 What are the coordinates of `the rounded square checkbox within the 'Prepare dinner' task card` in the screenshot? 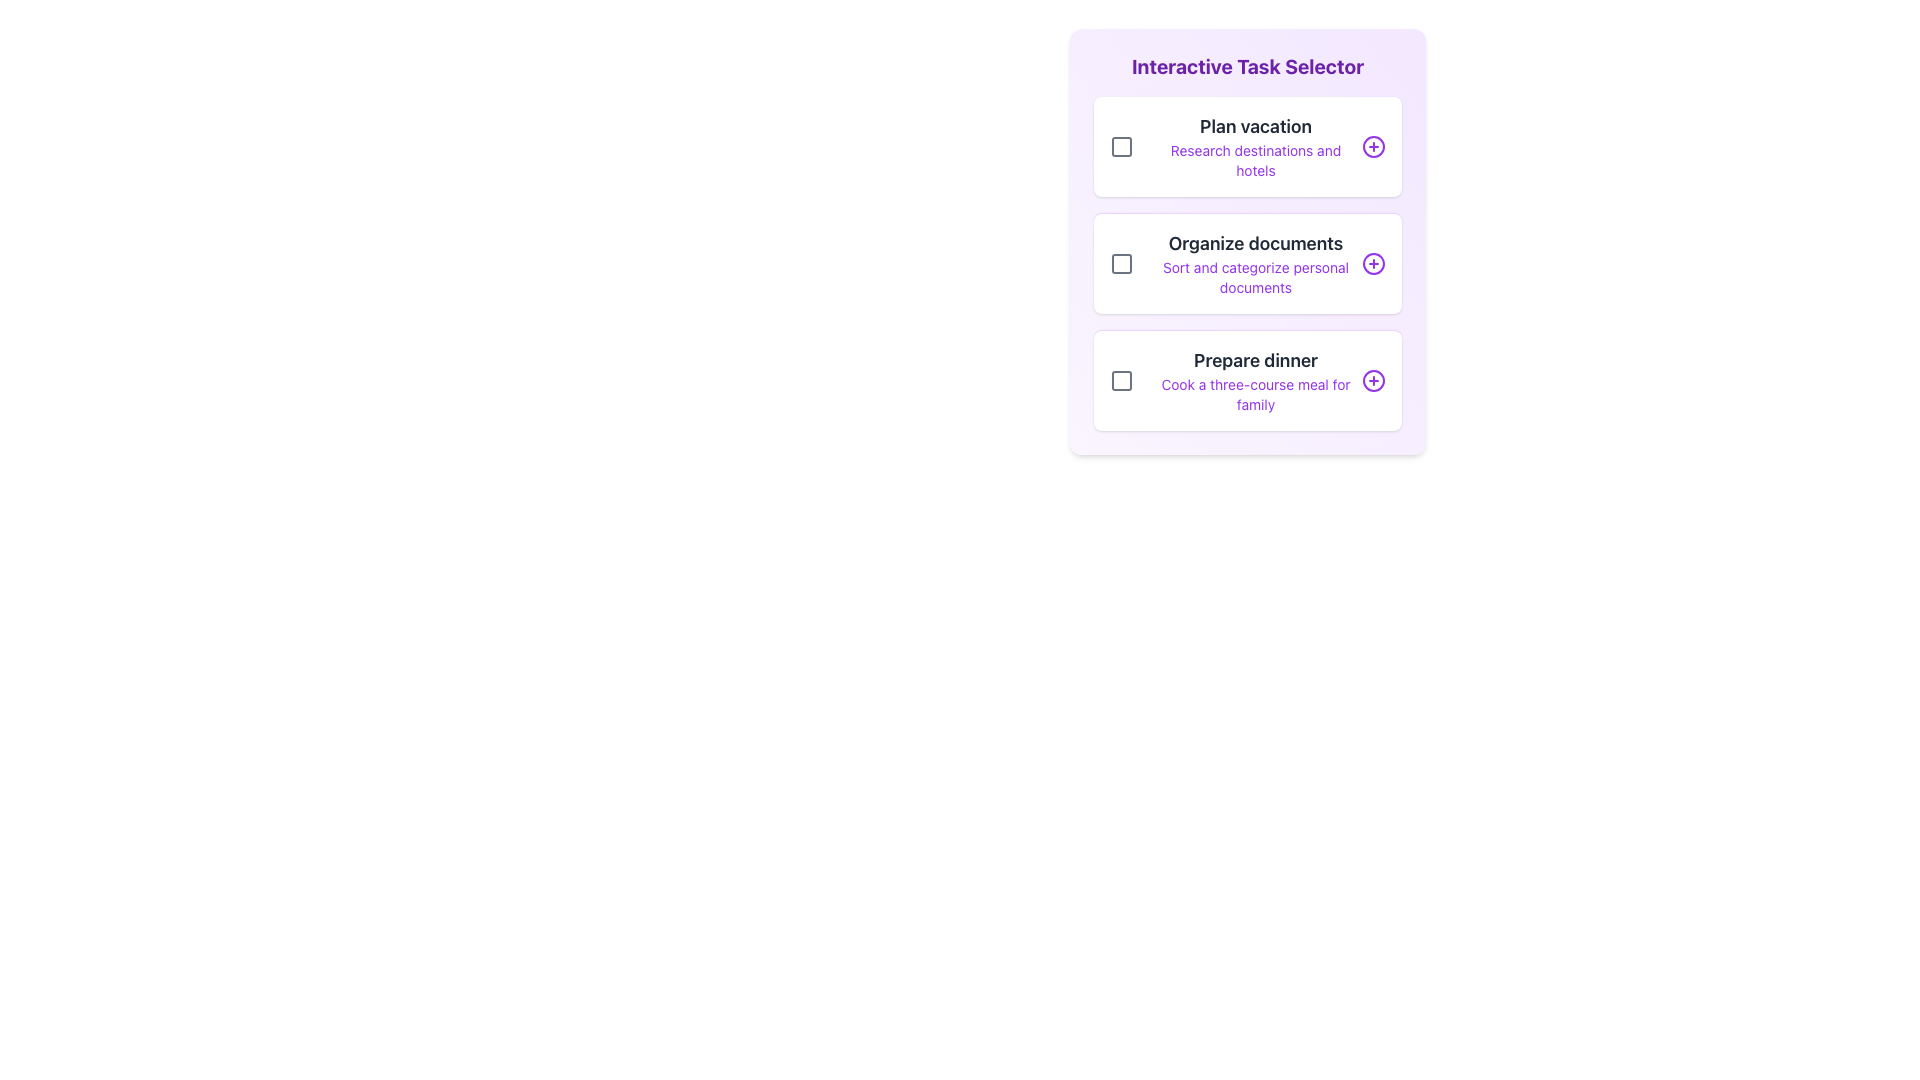 It's located at (1122, 381).